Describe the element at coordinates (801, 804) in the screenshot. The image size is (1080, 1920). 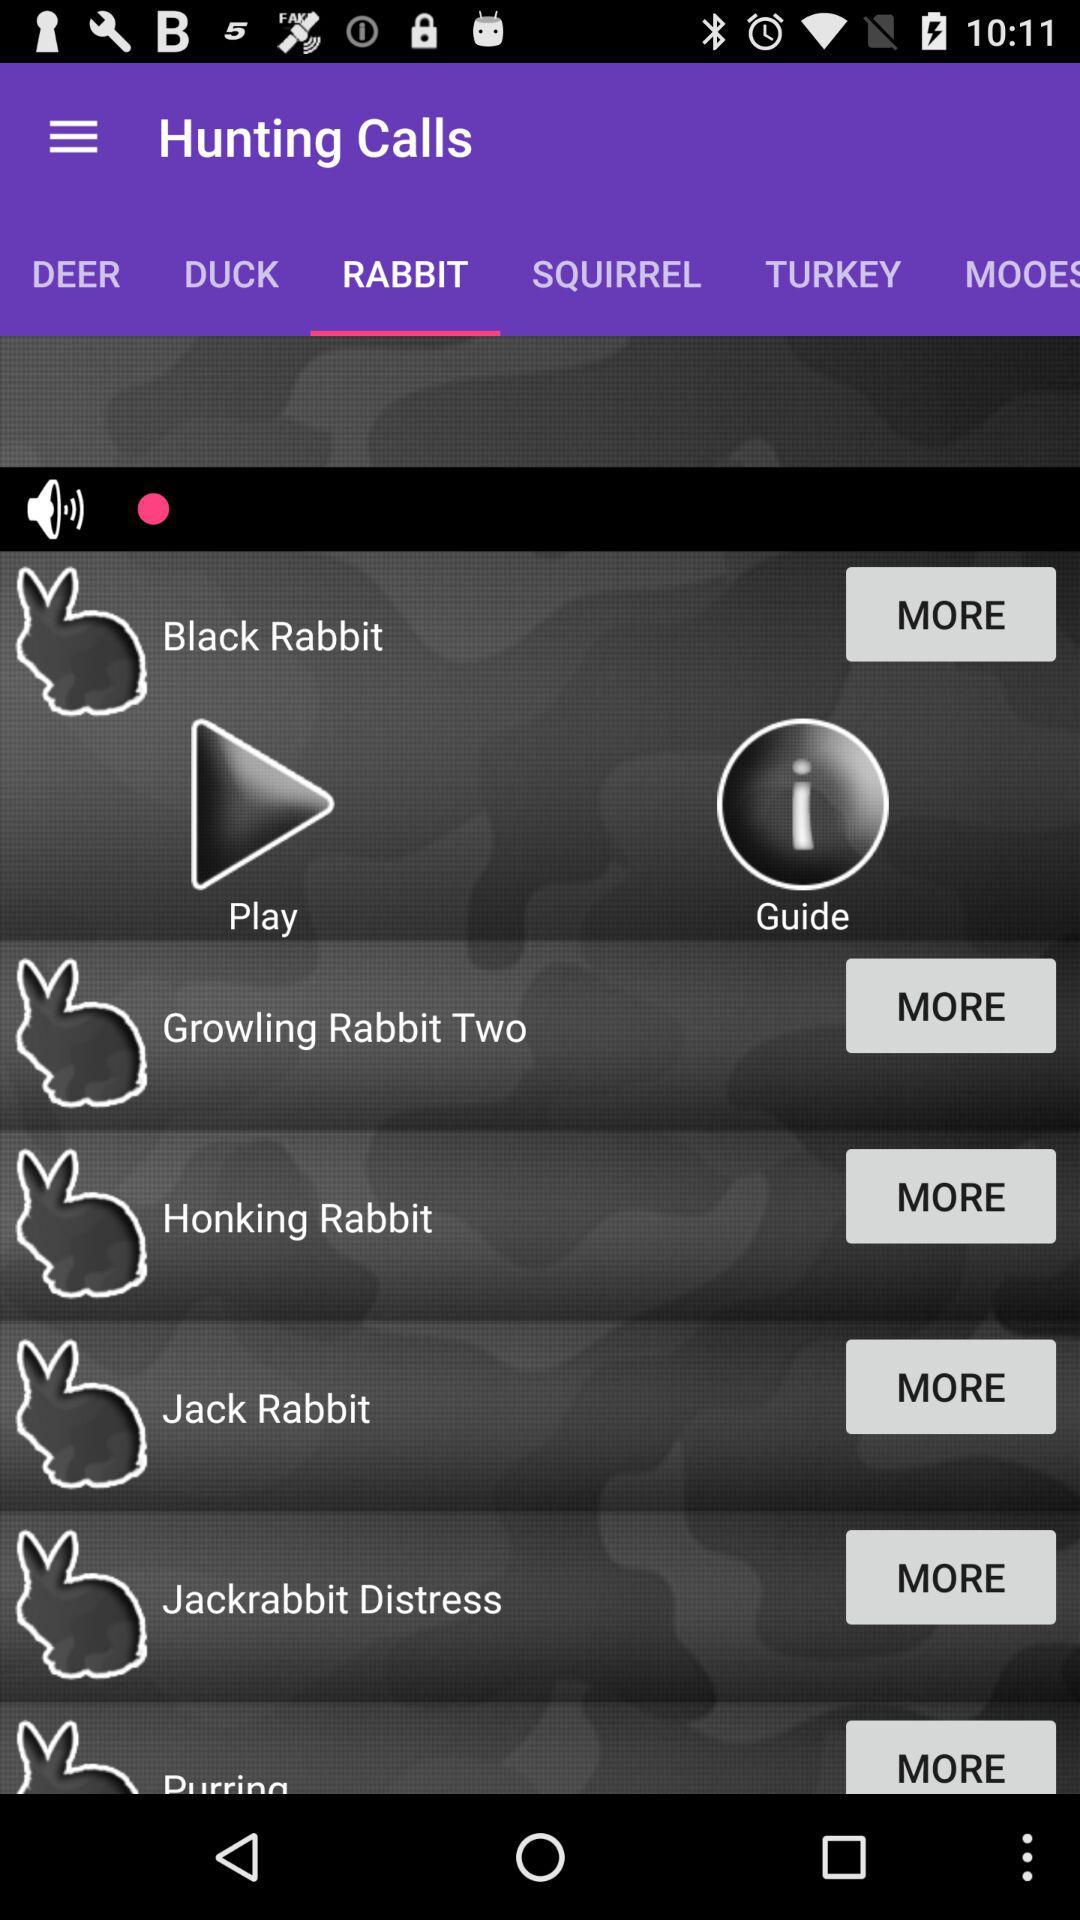
I see `information guide` at that location.